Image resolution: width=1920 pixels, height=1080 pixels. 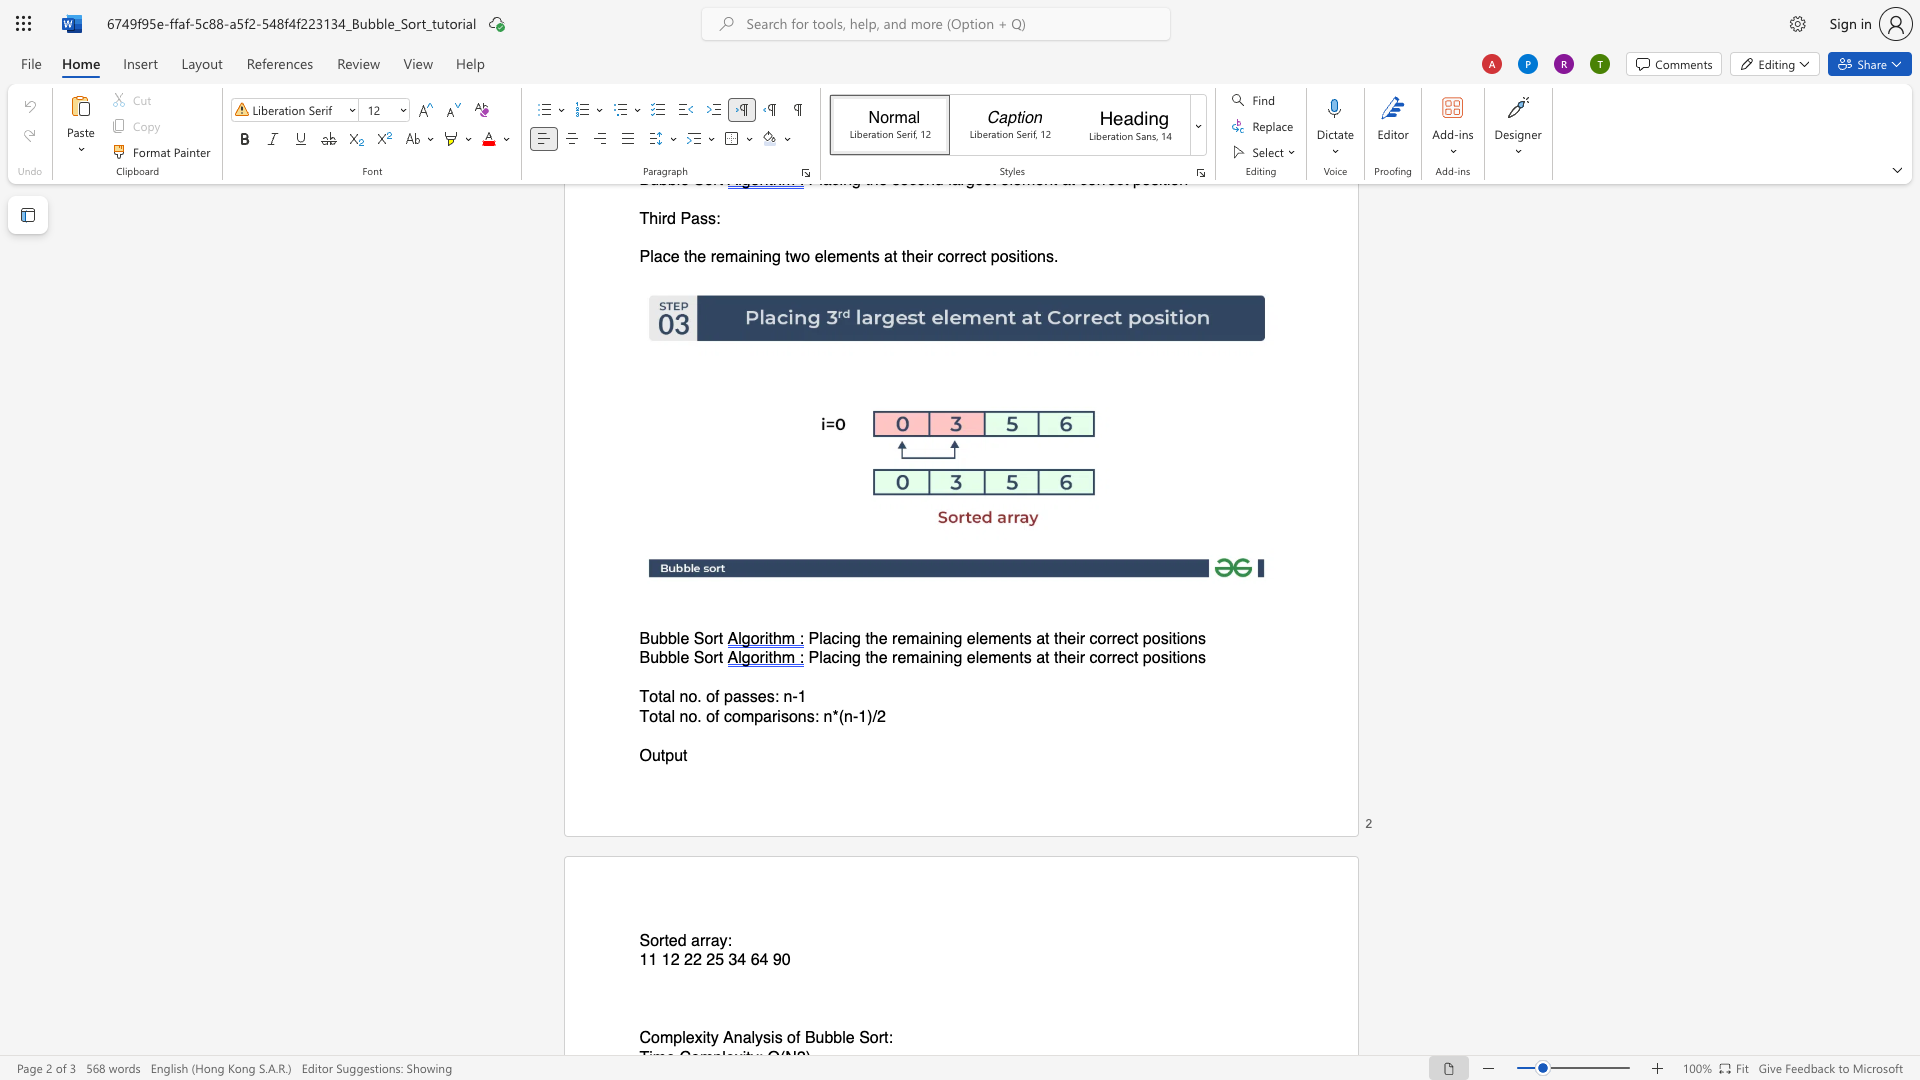 I want to click on the 1th character "-" in the text, so click(x=794, y=696).